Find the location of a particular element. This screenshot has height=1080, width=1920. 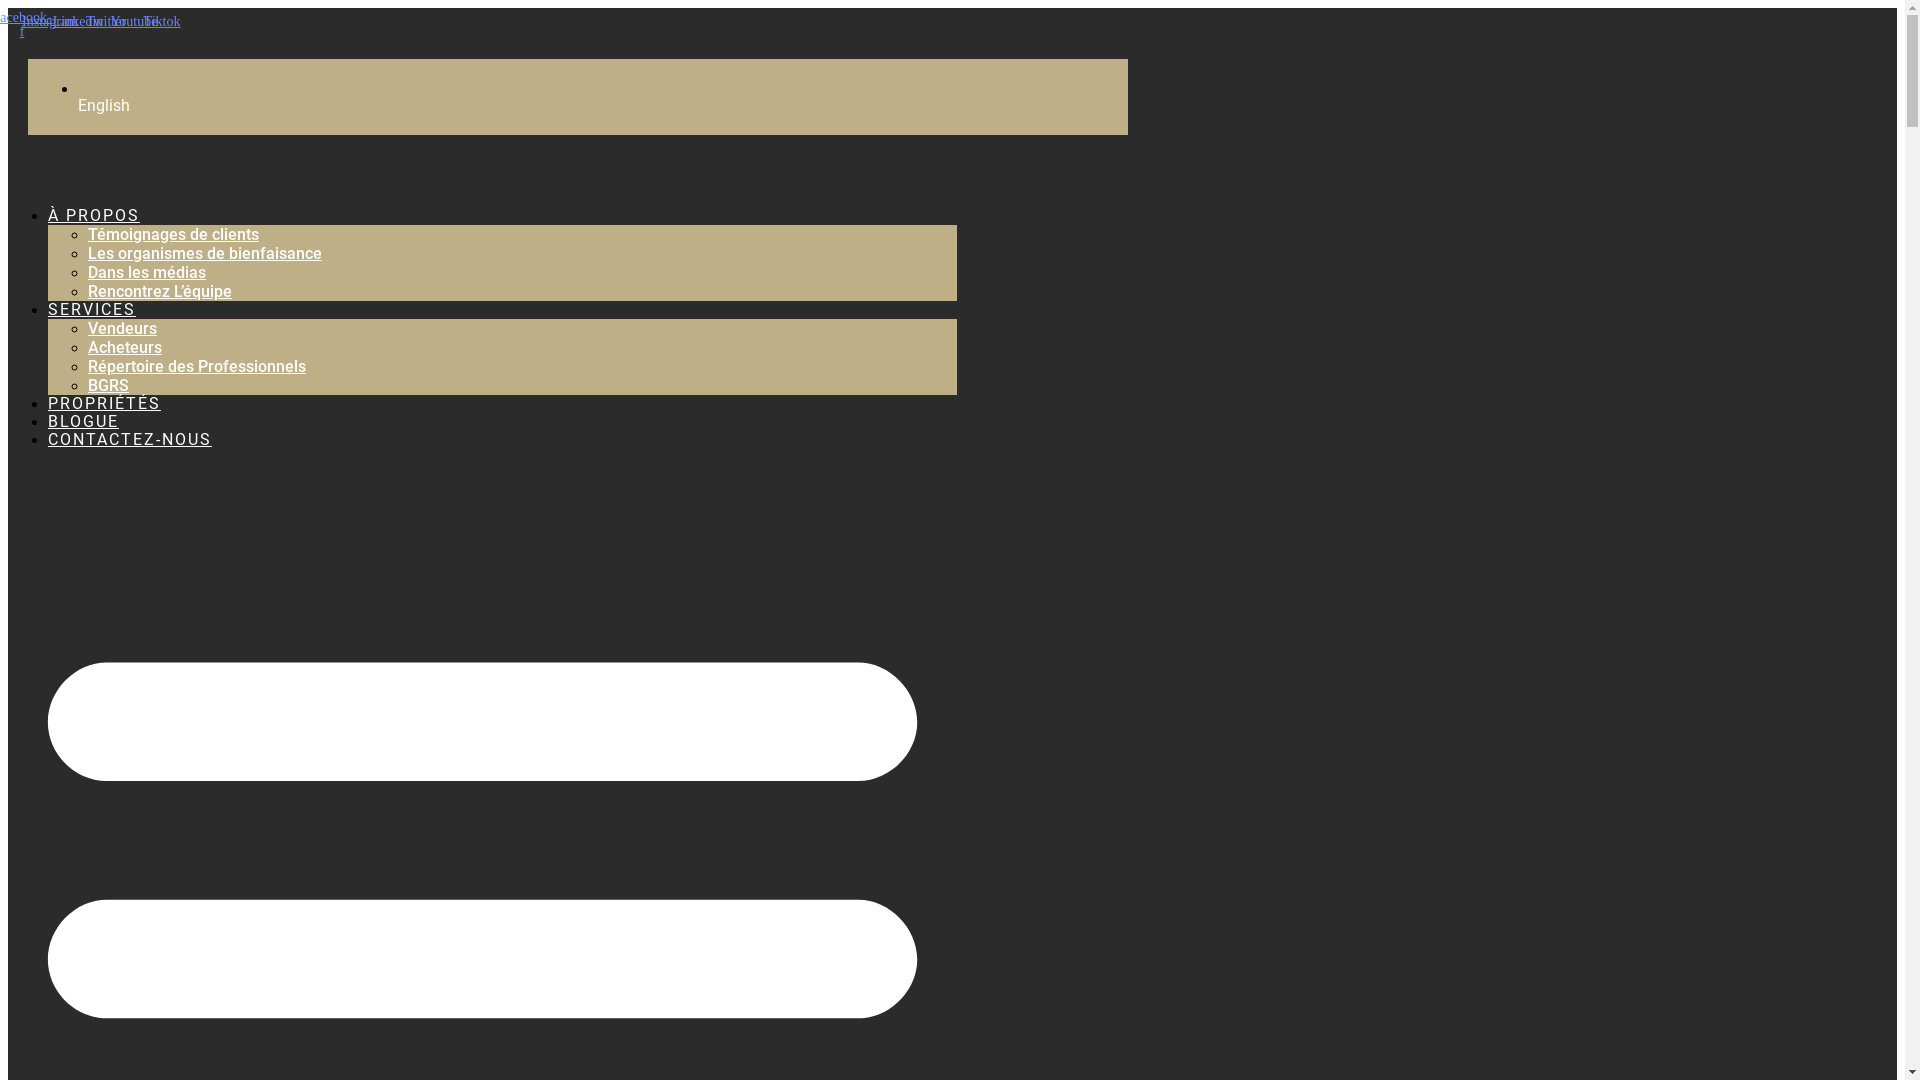

'BGRS' is located at coordinates (107, 385).